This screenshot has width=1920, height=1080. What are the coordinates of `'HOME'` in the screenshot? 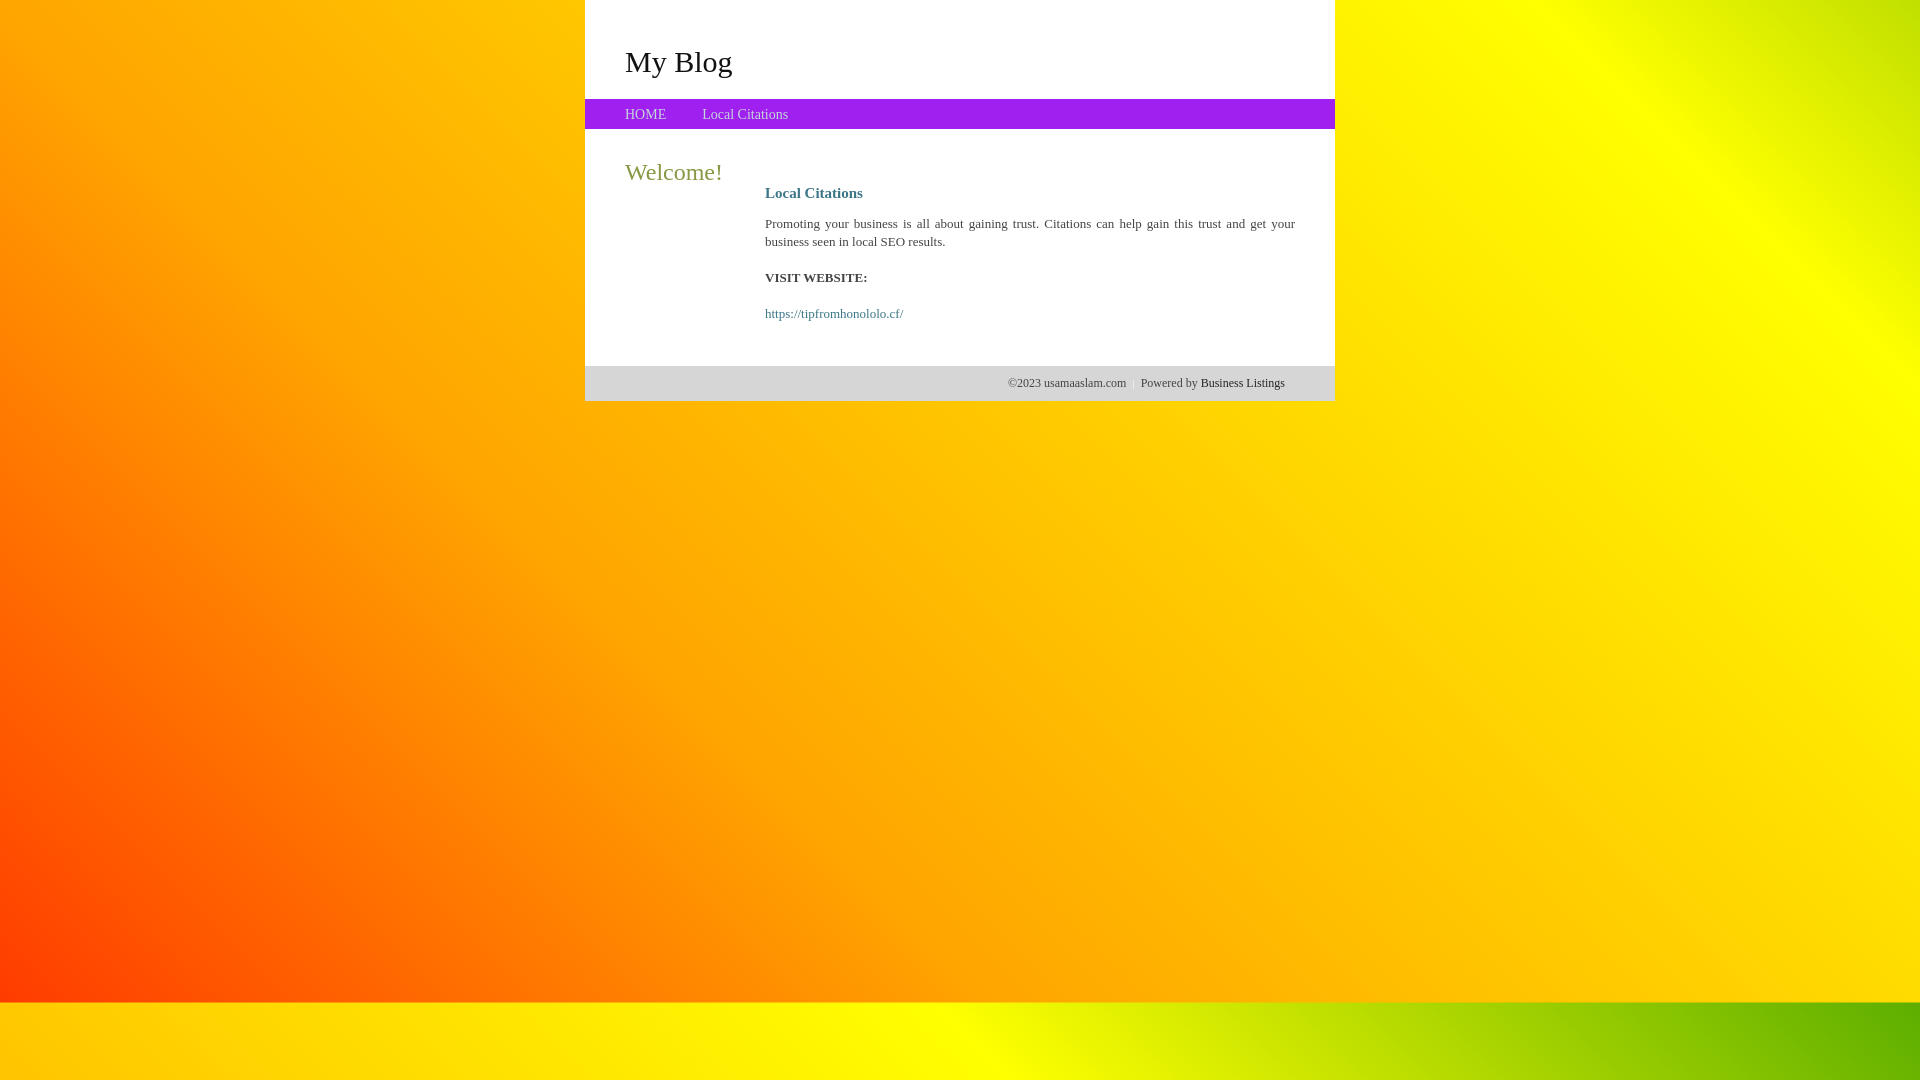 It's located at (645, 114).